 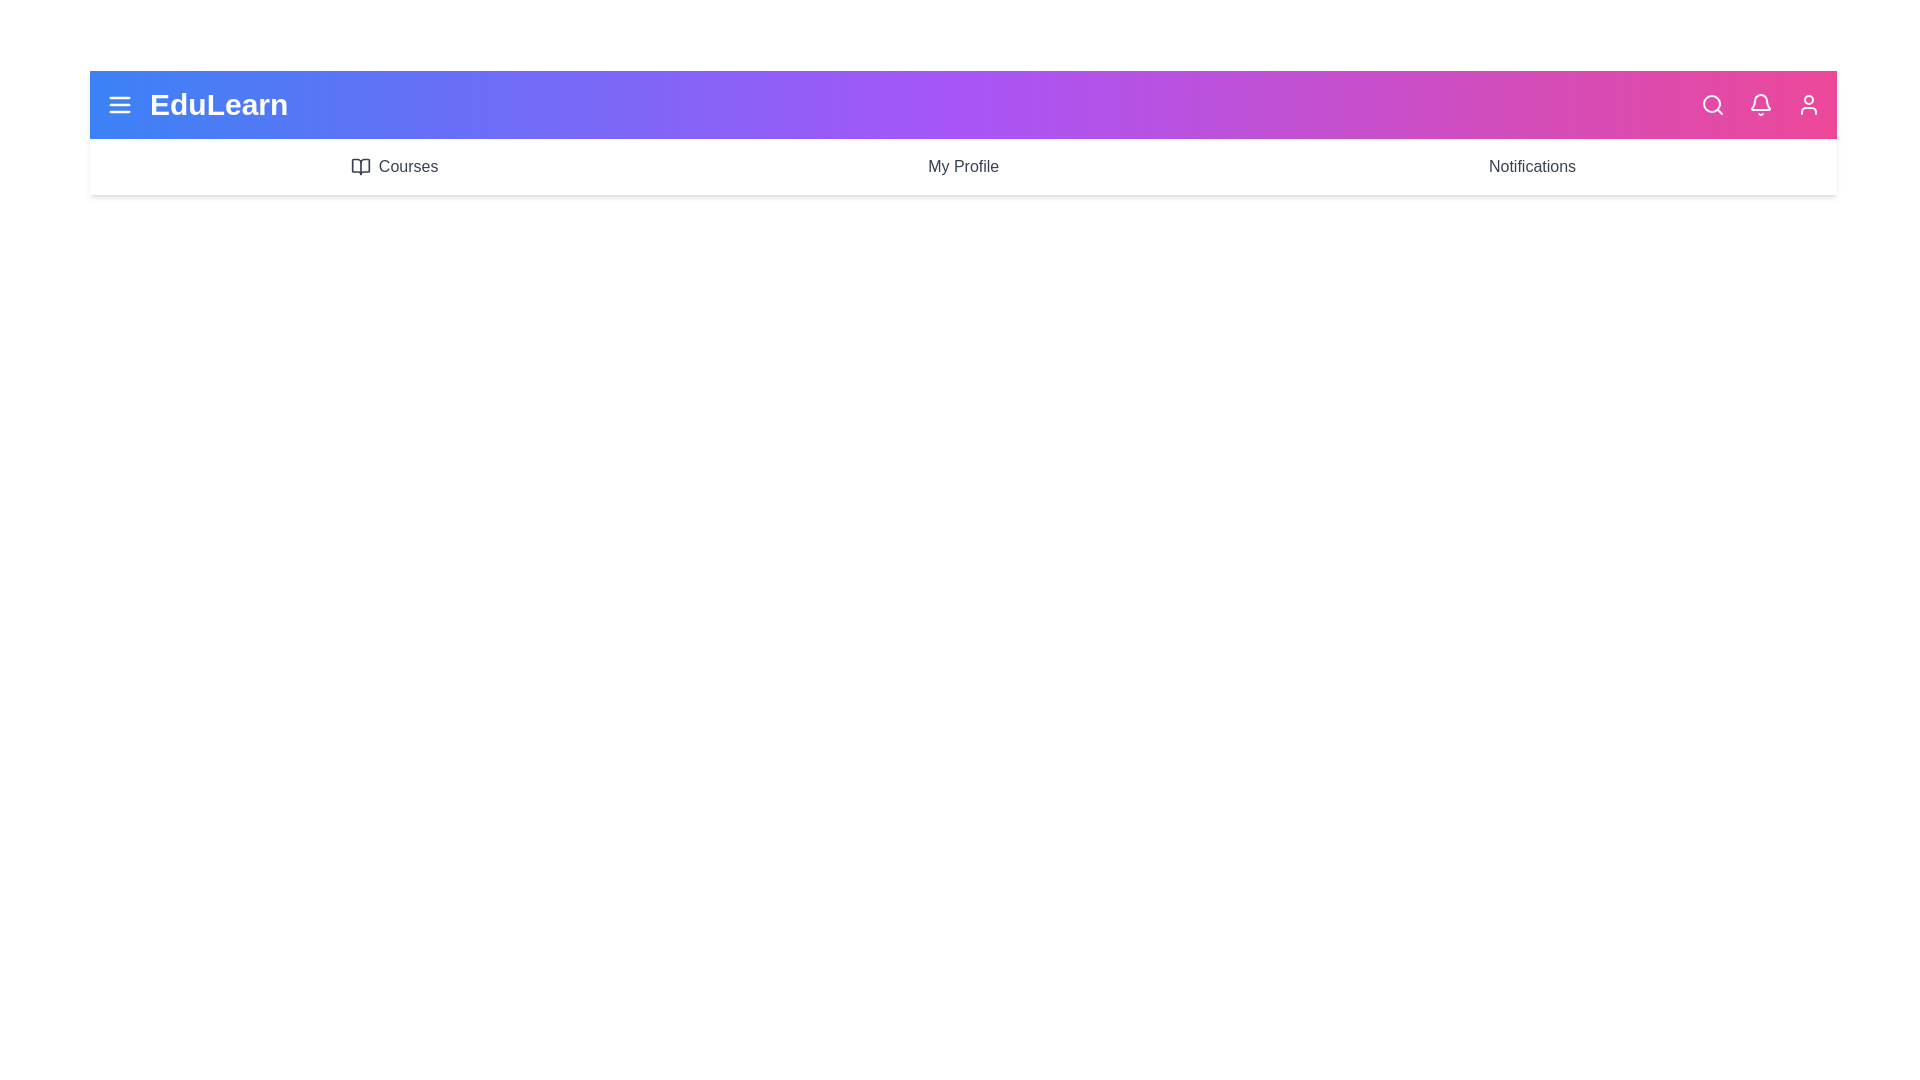 I want to click on the 'Courses' label to navigate to the 'Courses' section, so click(x=393, y=165).